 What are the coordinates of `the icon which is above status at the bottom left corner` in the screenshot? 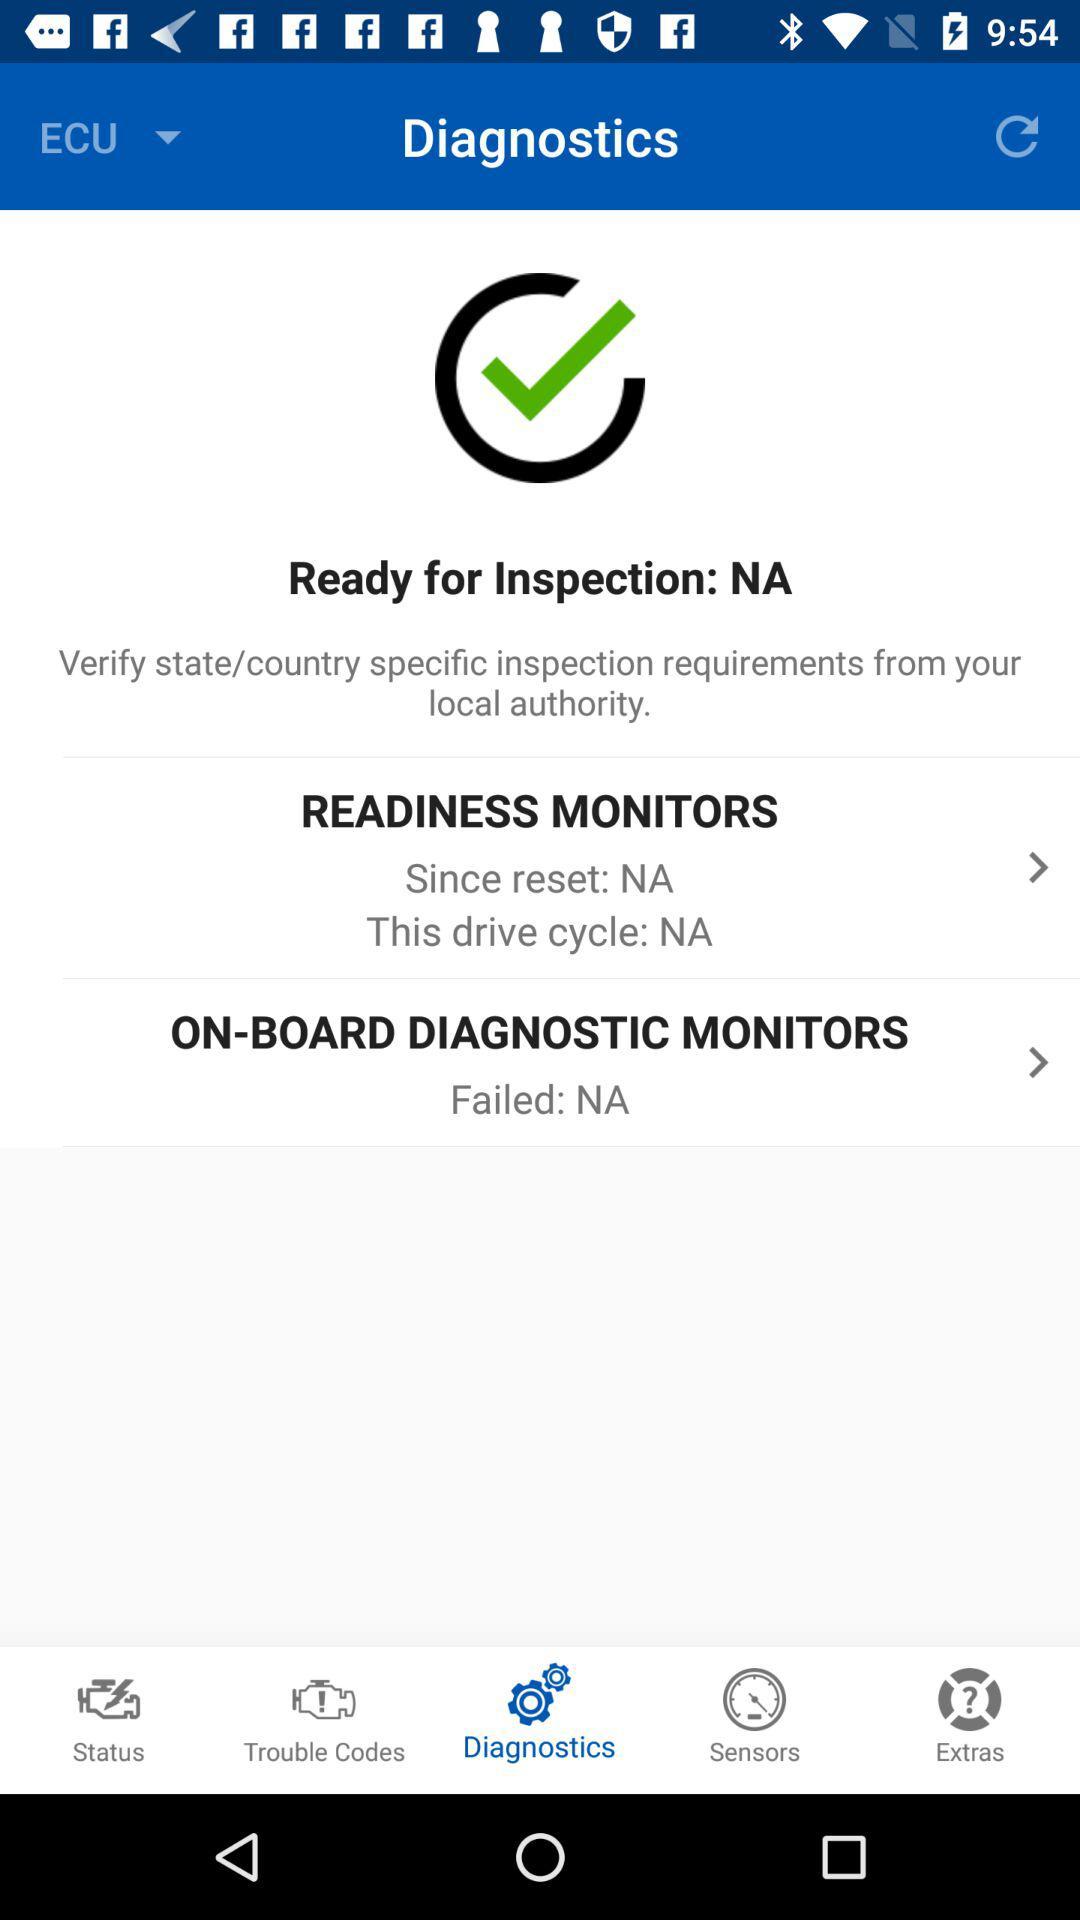 It's located at (108, 1688).